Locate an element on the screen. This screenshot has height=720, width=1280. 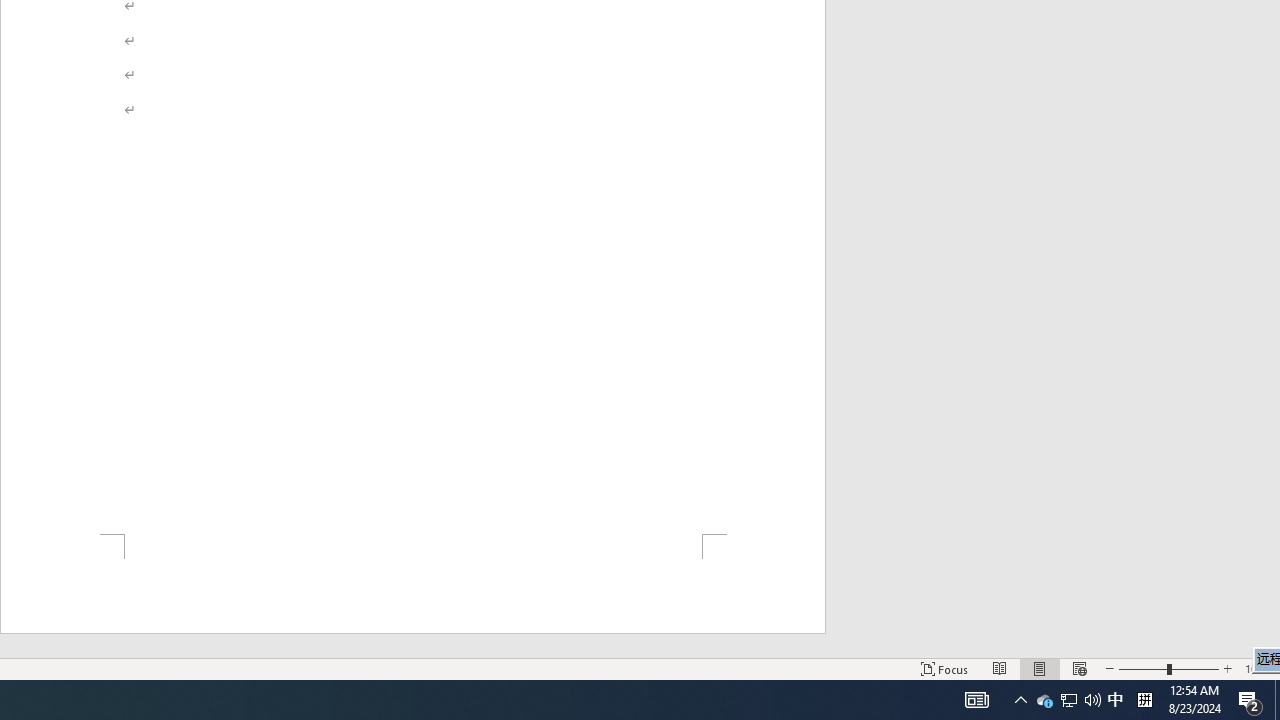
'Focus ' is located at coordinates (943, 669).